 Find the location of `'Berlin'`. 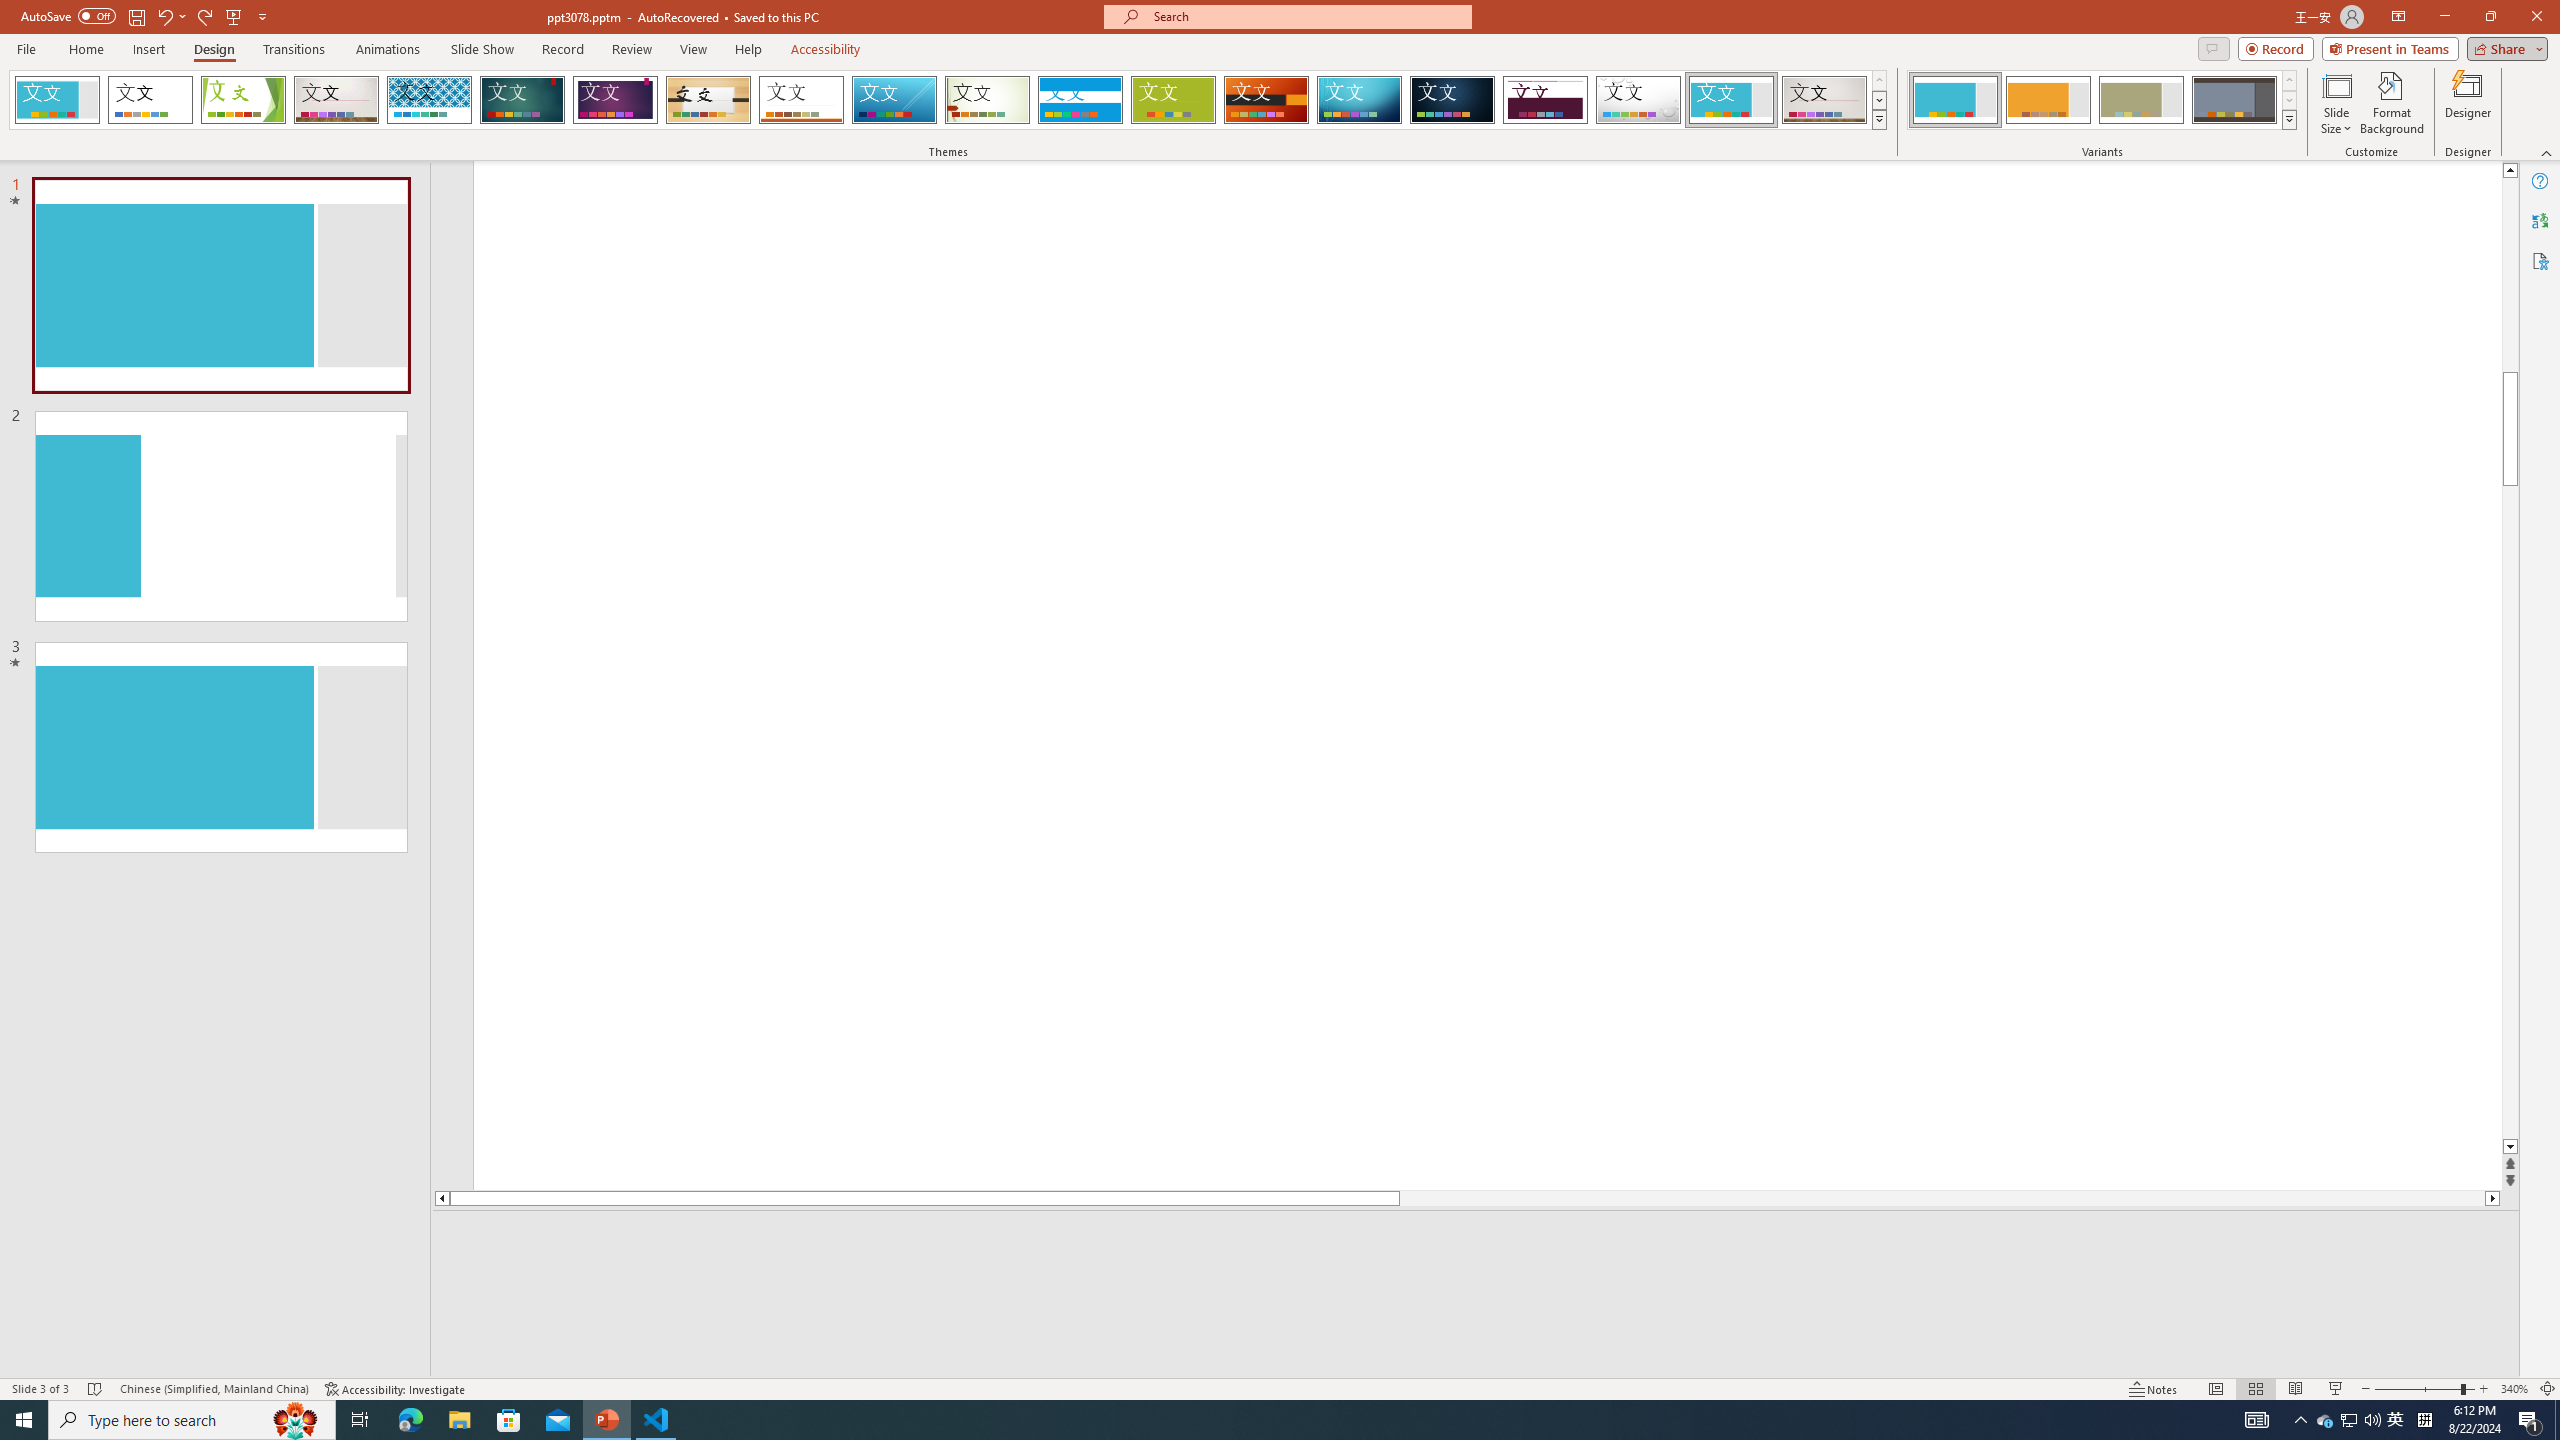

'Berlin' is located at coordinates (1267, 99).